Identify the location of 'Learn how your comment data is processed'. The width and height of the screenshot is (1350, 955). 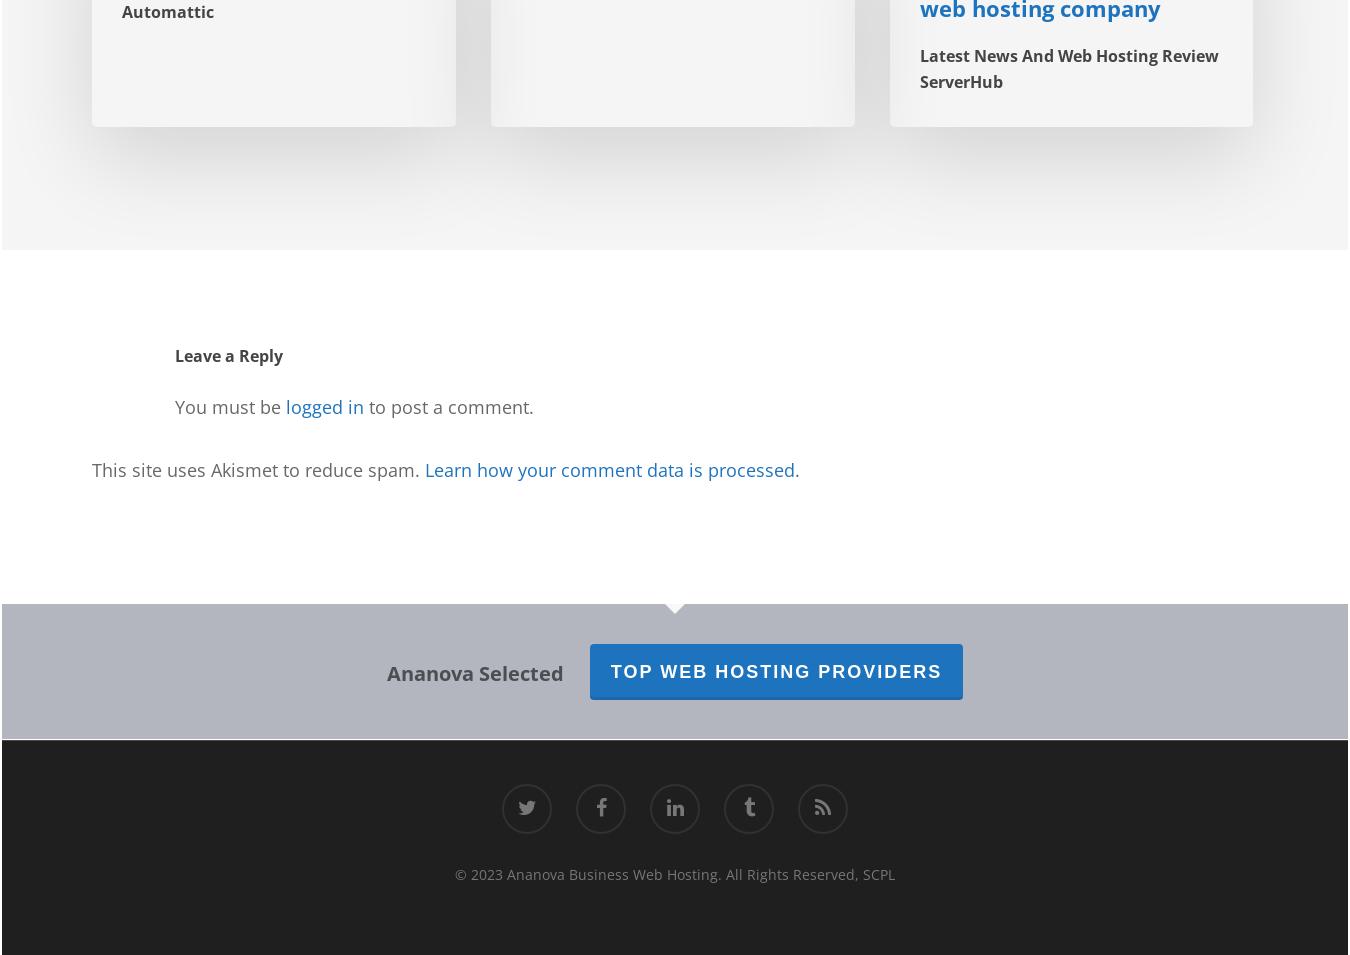
(610, 468).